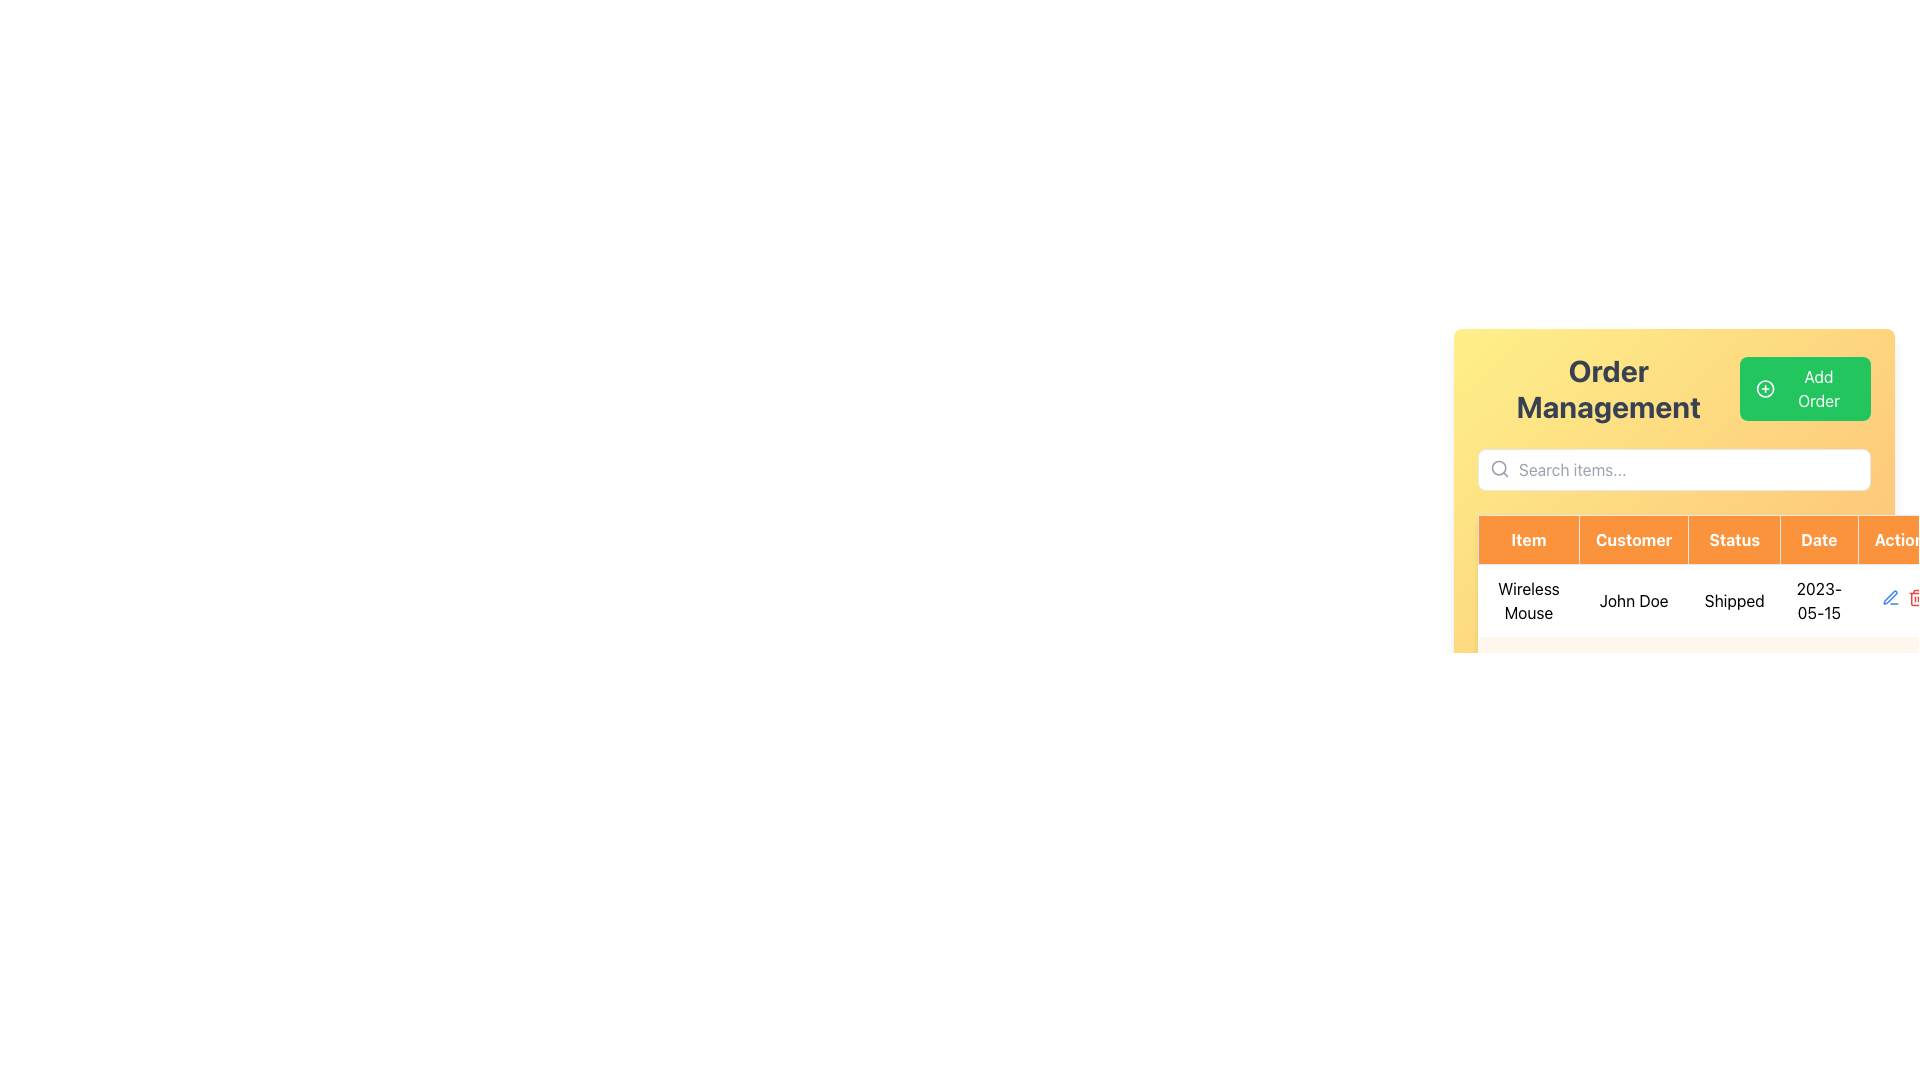 Image resolution: width=1920 pixels, height=1080 pixels. What do you see at coordinates (1527, 540) in the screenshot?
I see `the header labeled 'Item' which is a rectangular button-like component with an orange background and white text, positioned at the top-left corner of the table` at bounding box center [1527, 540].